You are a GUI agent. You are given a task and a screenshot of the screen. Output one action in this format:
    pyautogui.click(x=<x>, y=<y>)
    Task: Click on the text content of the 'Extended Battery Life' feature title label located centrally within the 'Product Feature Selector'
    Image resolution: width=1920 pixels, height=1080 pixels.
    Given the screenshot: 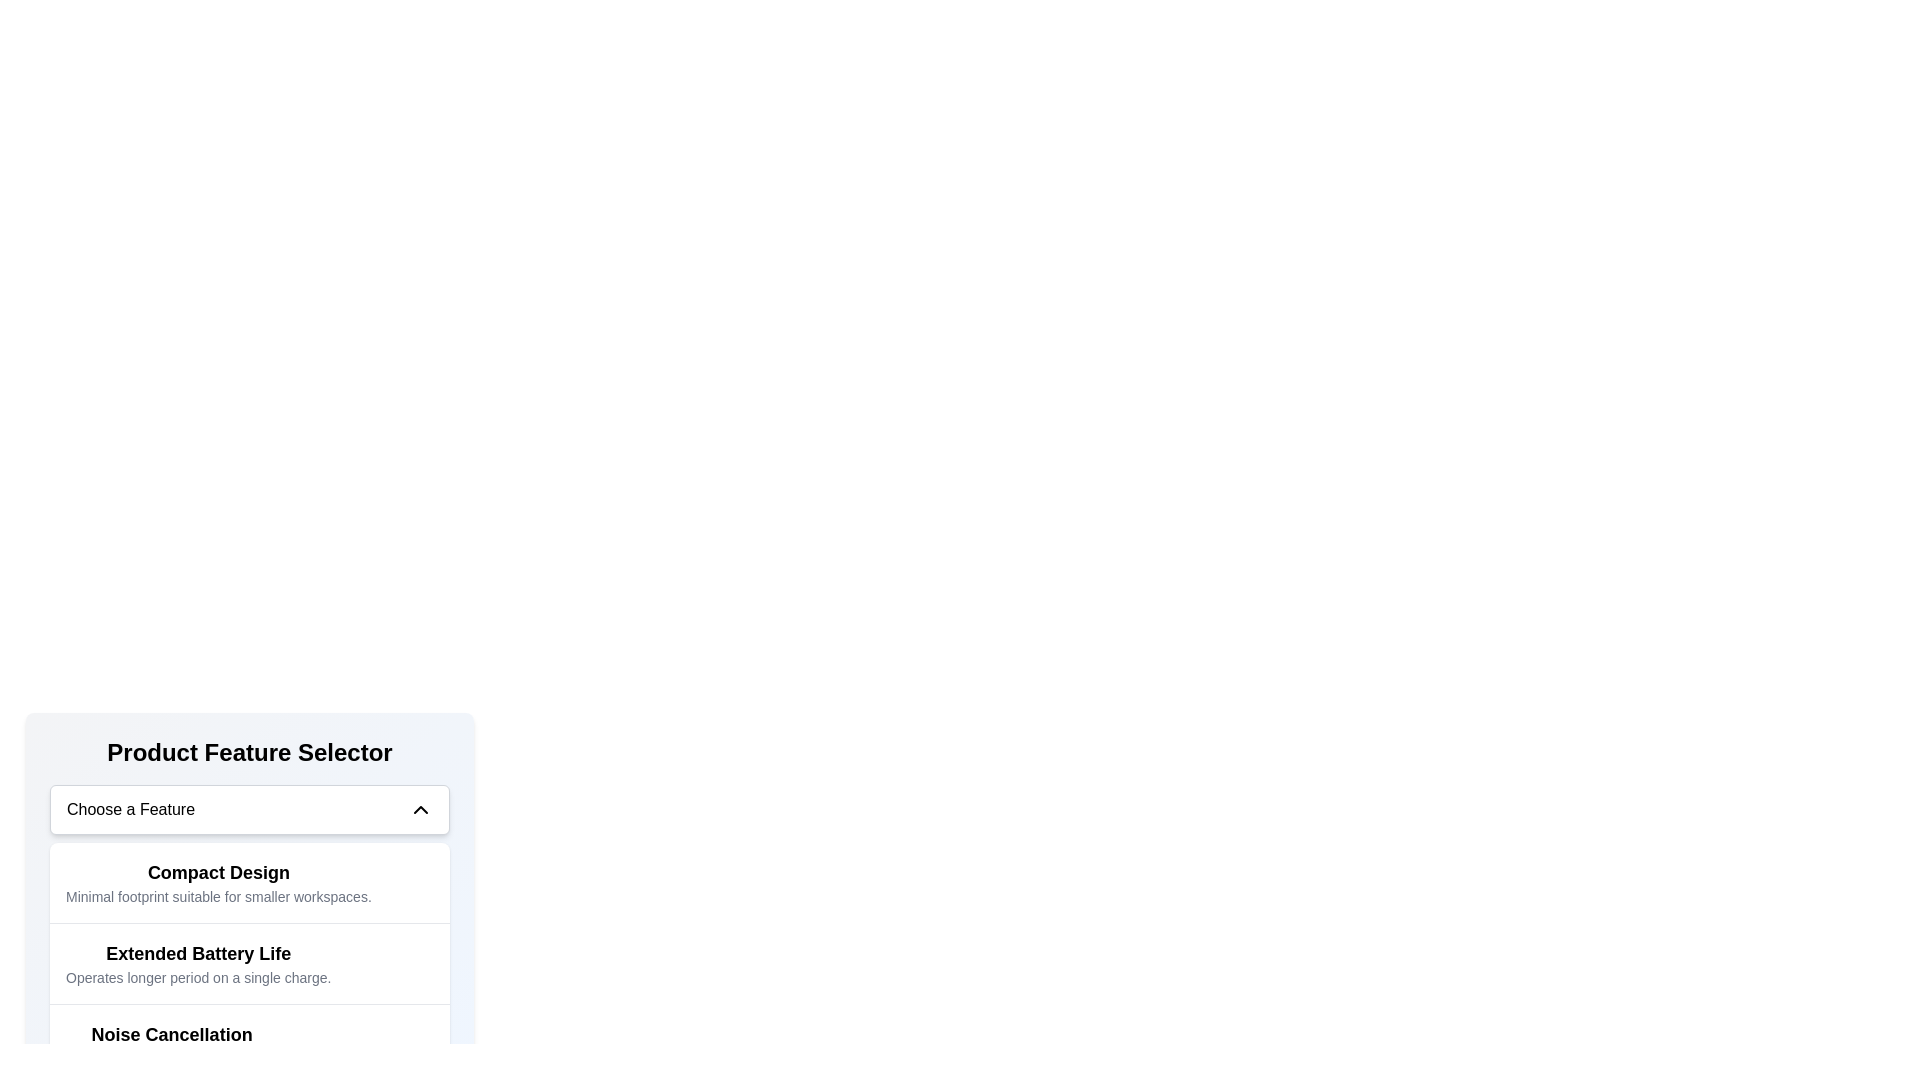 What is the action you would take?
    pyautogui.click(x=198, y=952)
    